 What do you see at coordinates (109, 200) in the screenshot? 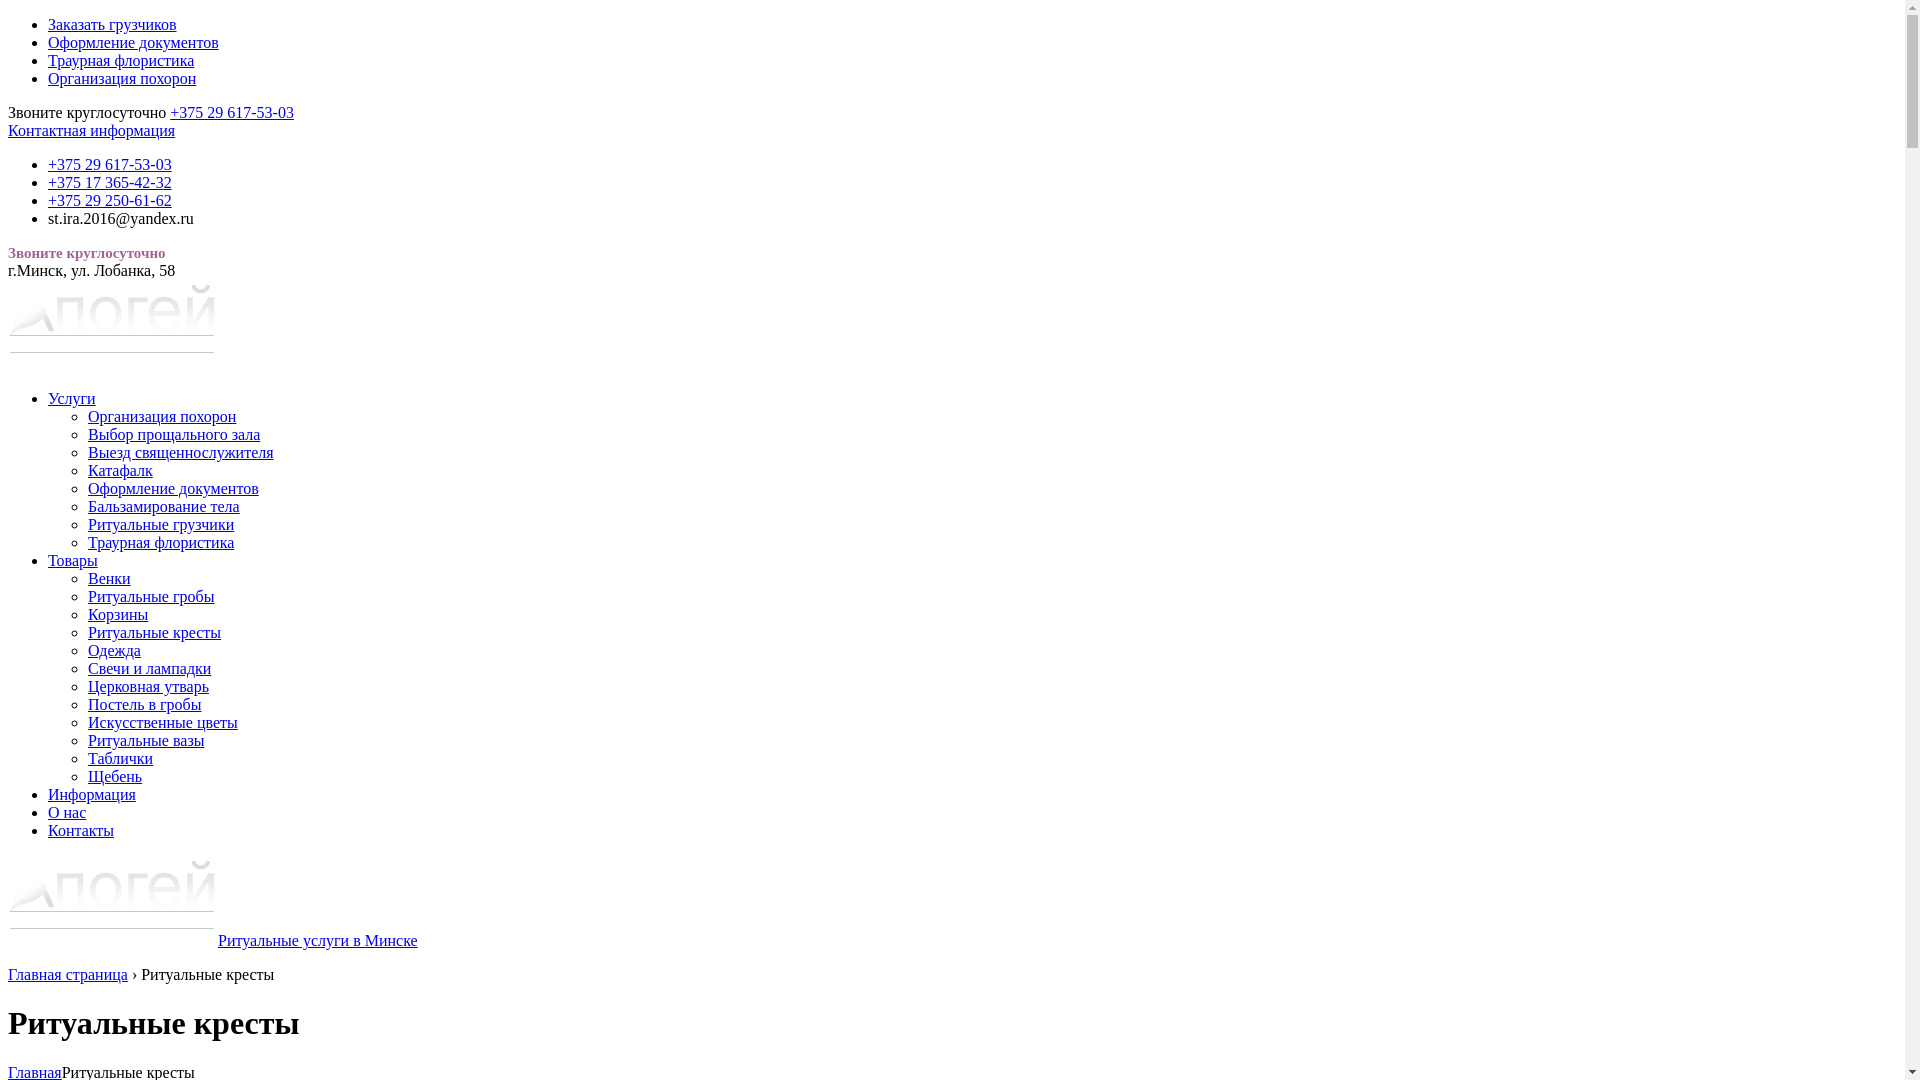
I see `'+375 29 250-61-62'` at bounding box center [109, 200].